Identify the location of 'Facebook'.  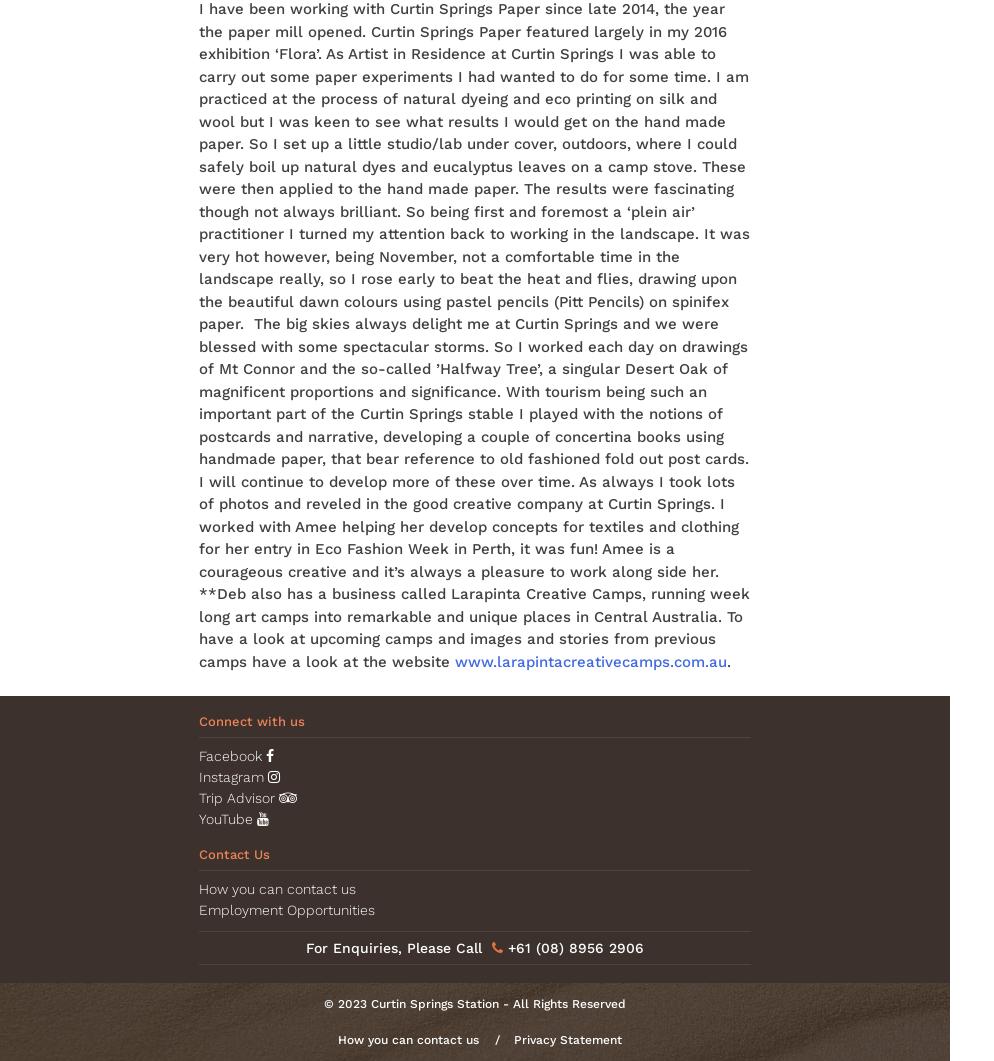
(232, 755).